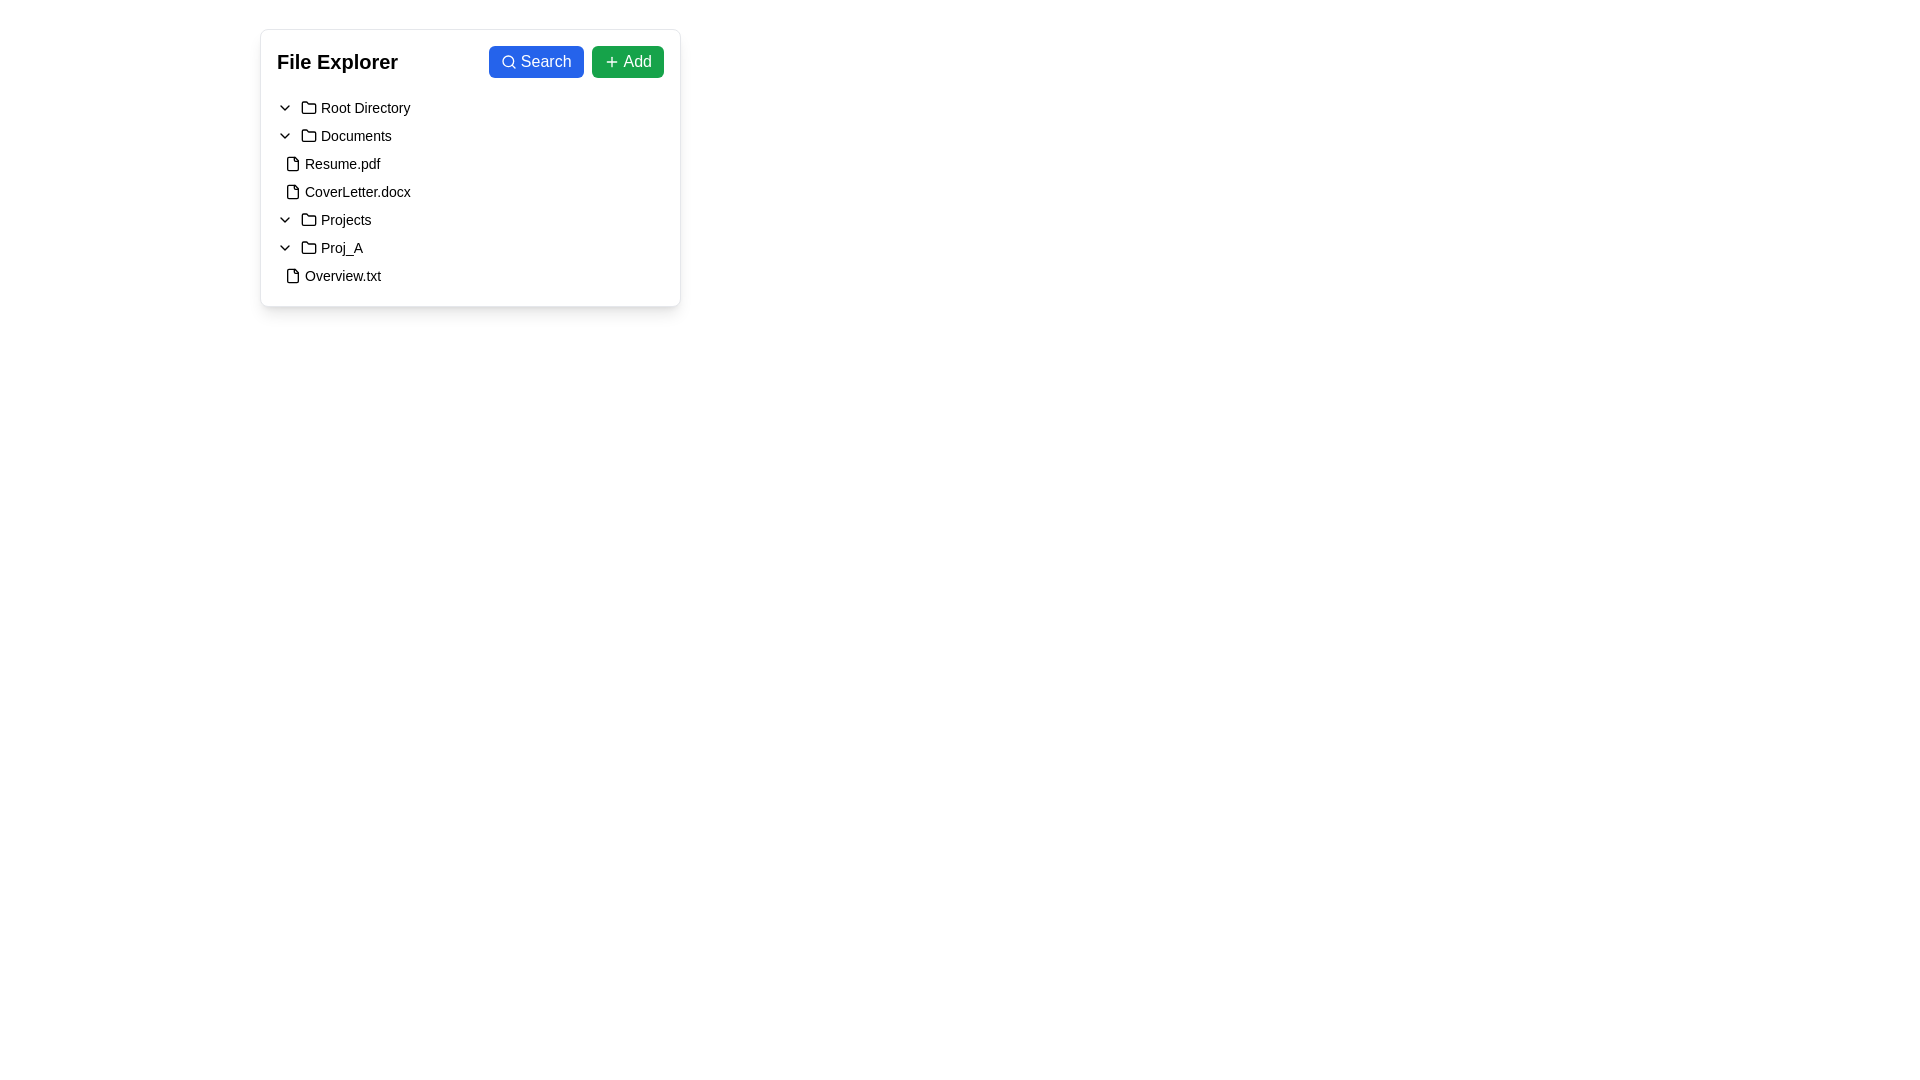  What do you see at coordinates (346, 135) in the screenshot?
I see `the 'Documents' folder item in the file explorer interface` at bounding box center [346, 135].